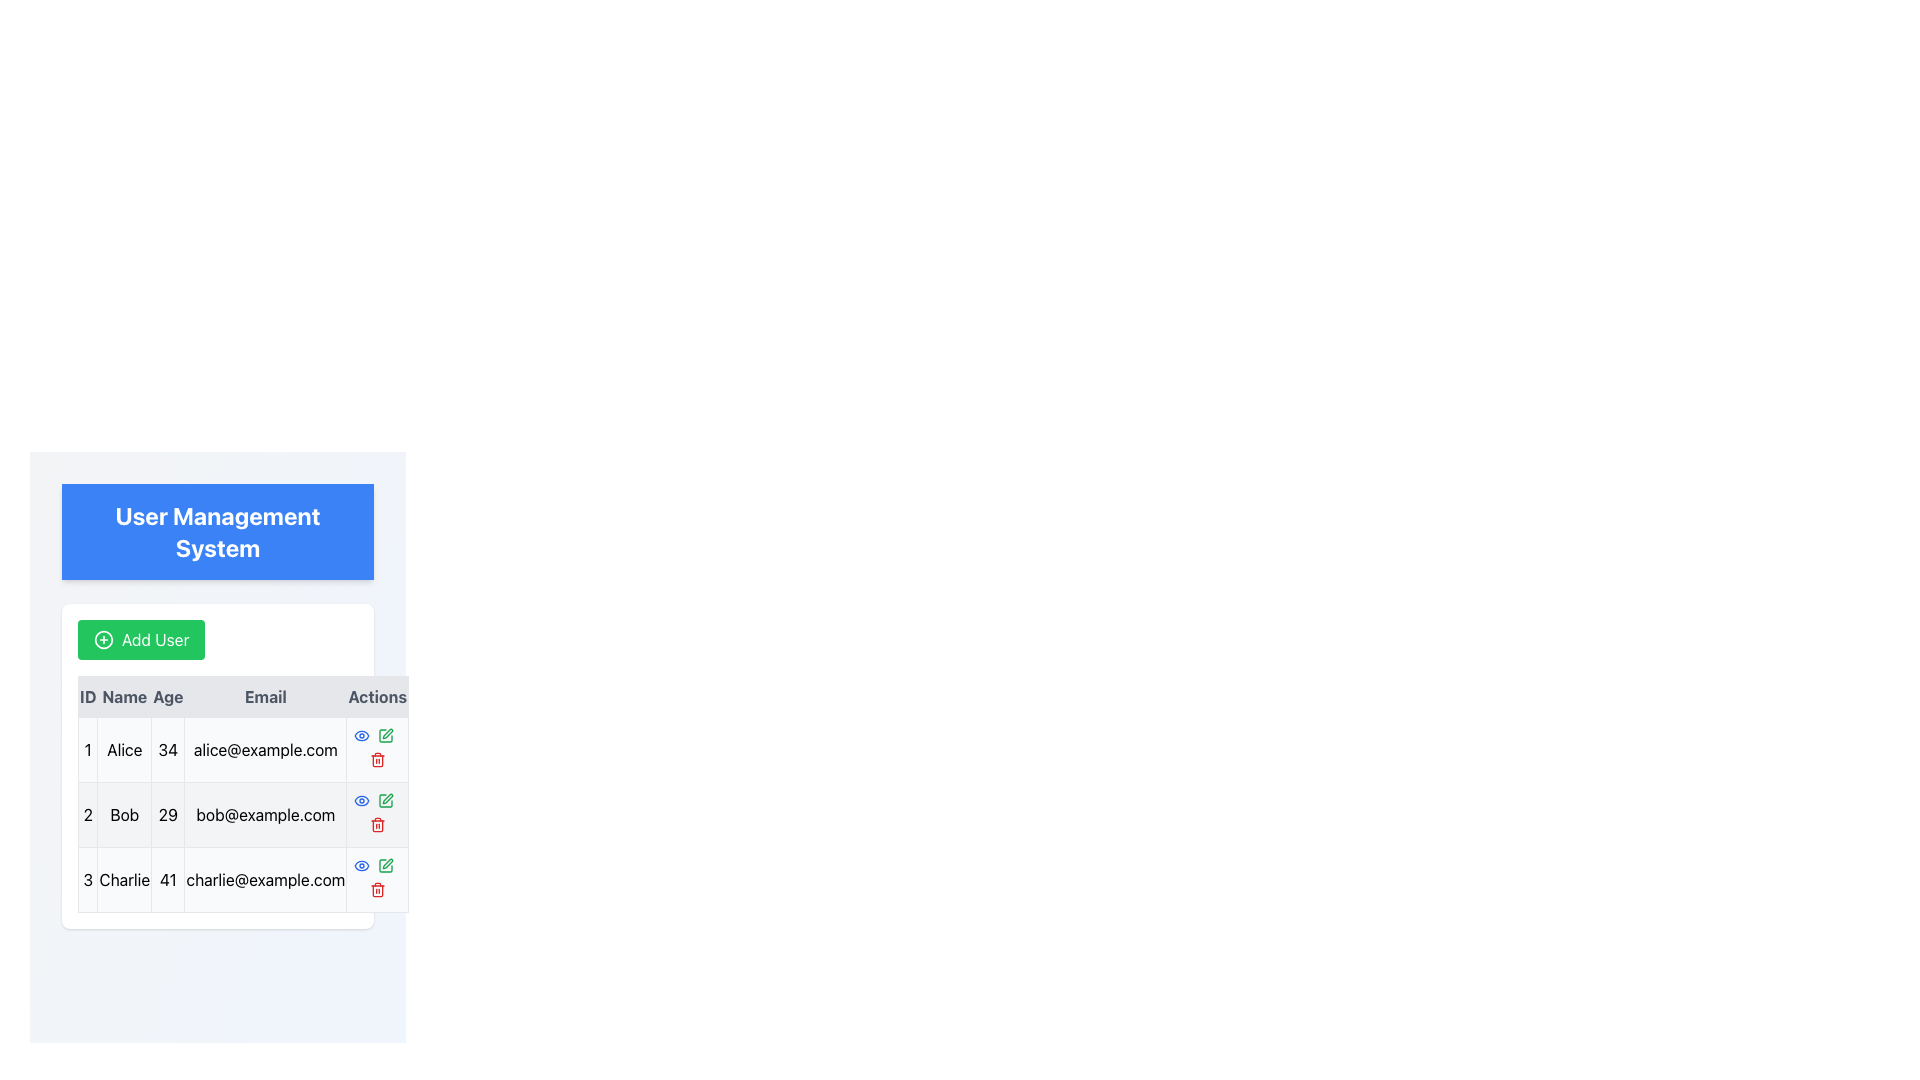 Image resolution: width=1920 pixels, height=1080 pixels. Describe the element at coordinates (387, 863) in the screenshot. I see `the 'Edit' icon for the user 'Charlie' located as the second icon in the 'Actions' column of the table` at that location.